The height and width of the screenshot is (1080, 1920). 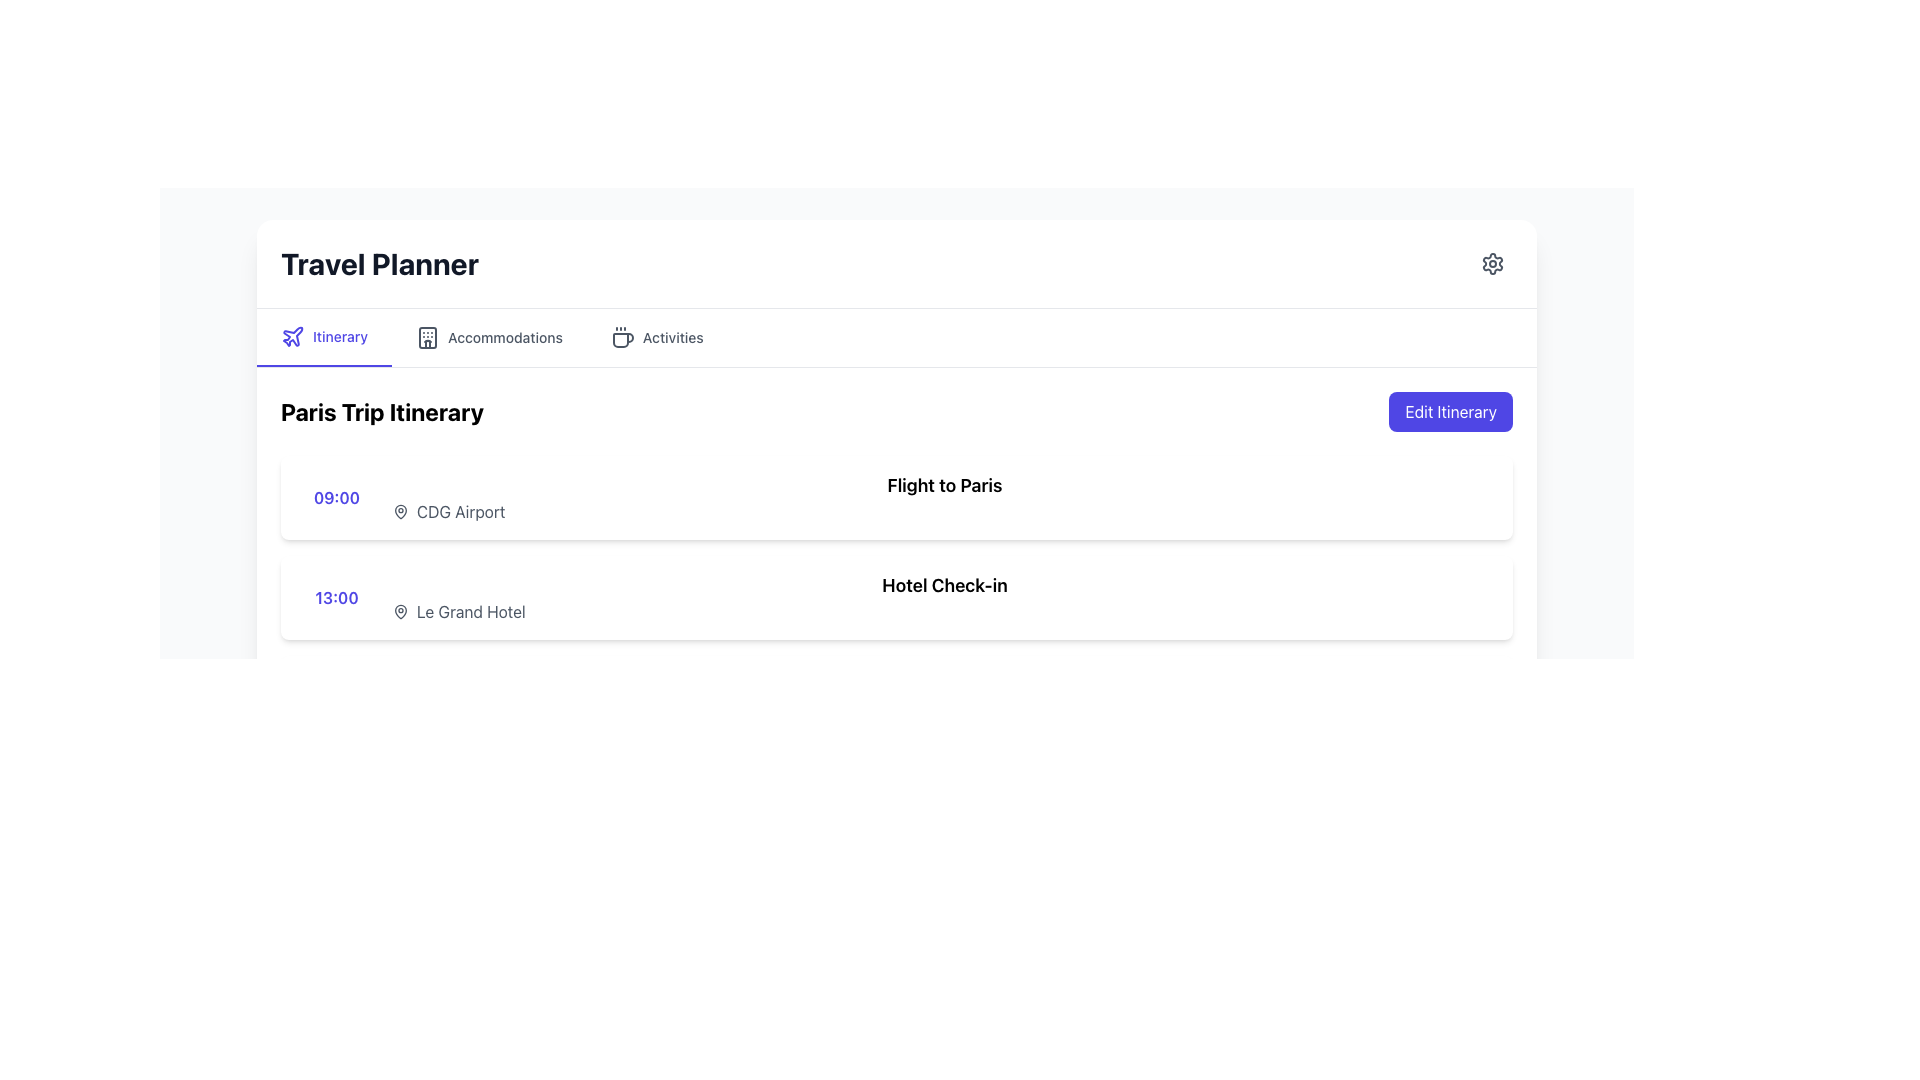 I want to click on the map pin icon located to the left of the text 'CDG Airport' in the 'Paris Trip Itinerary' section, so click(x=400, y=511).